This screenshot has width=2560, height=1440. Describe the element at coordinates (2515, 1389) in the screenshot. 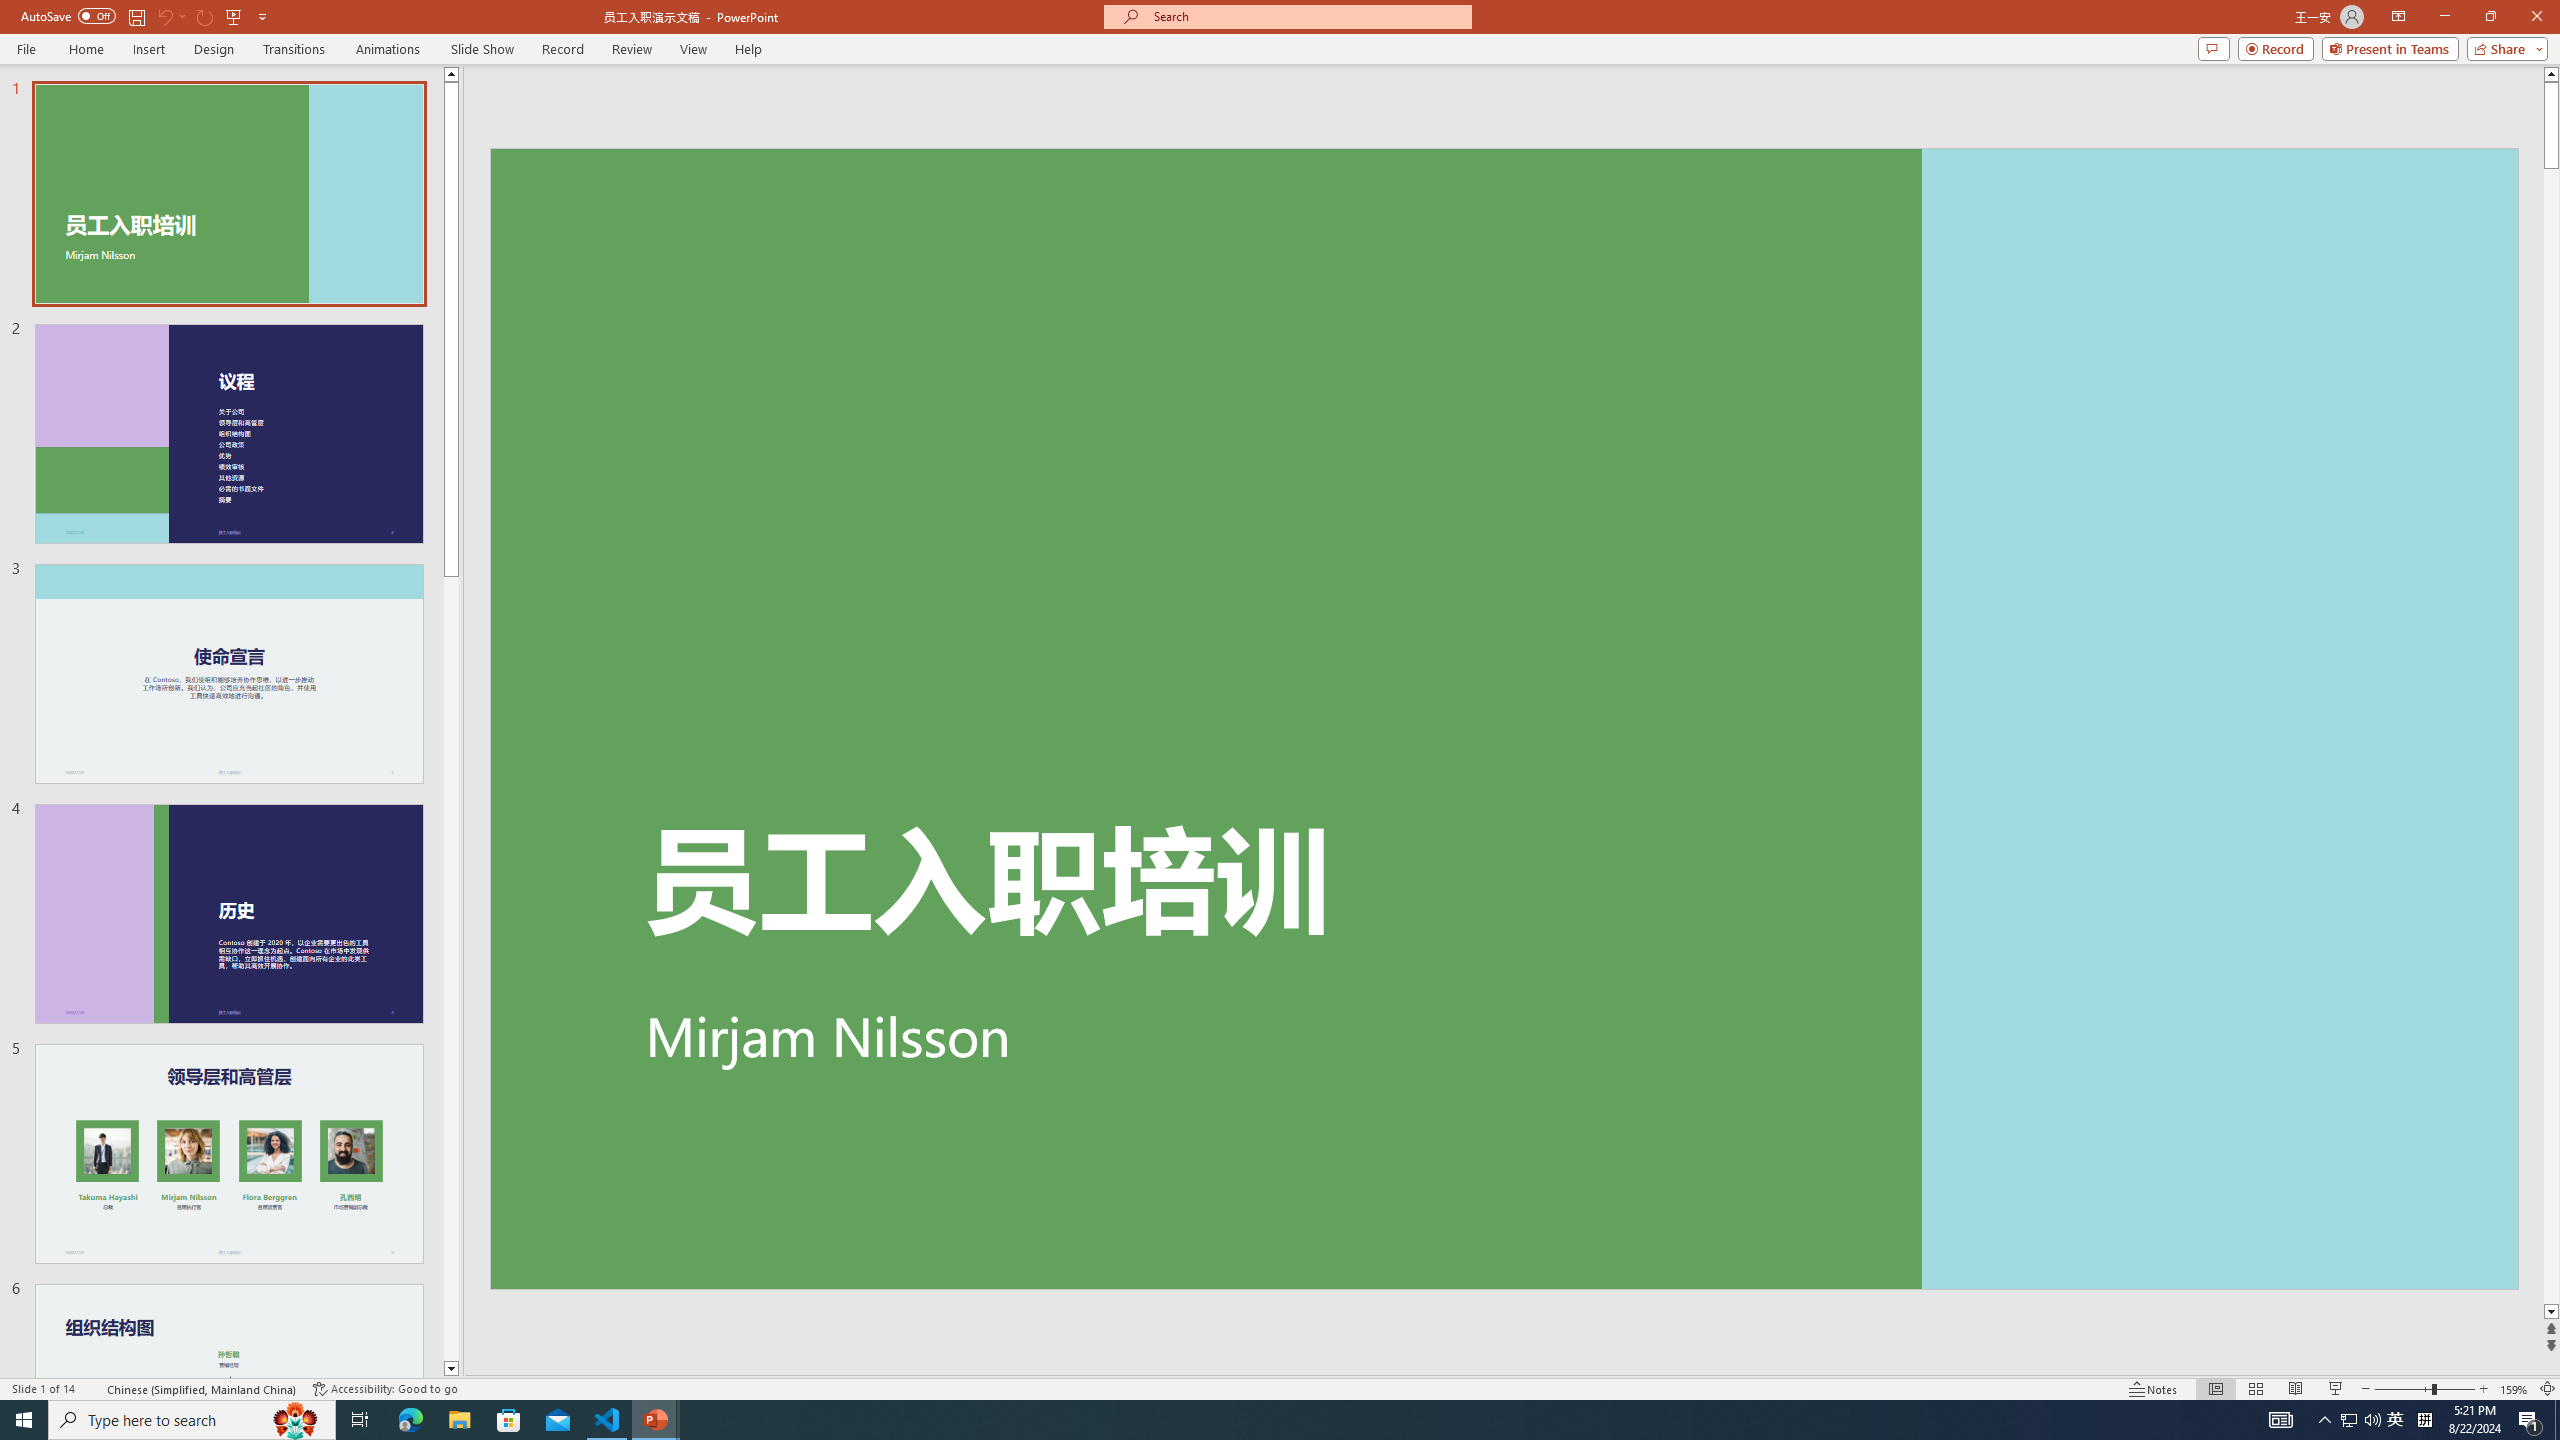

I see `'Zoom 159%'` at that location.